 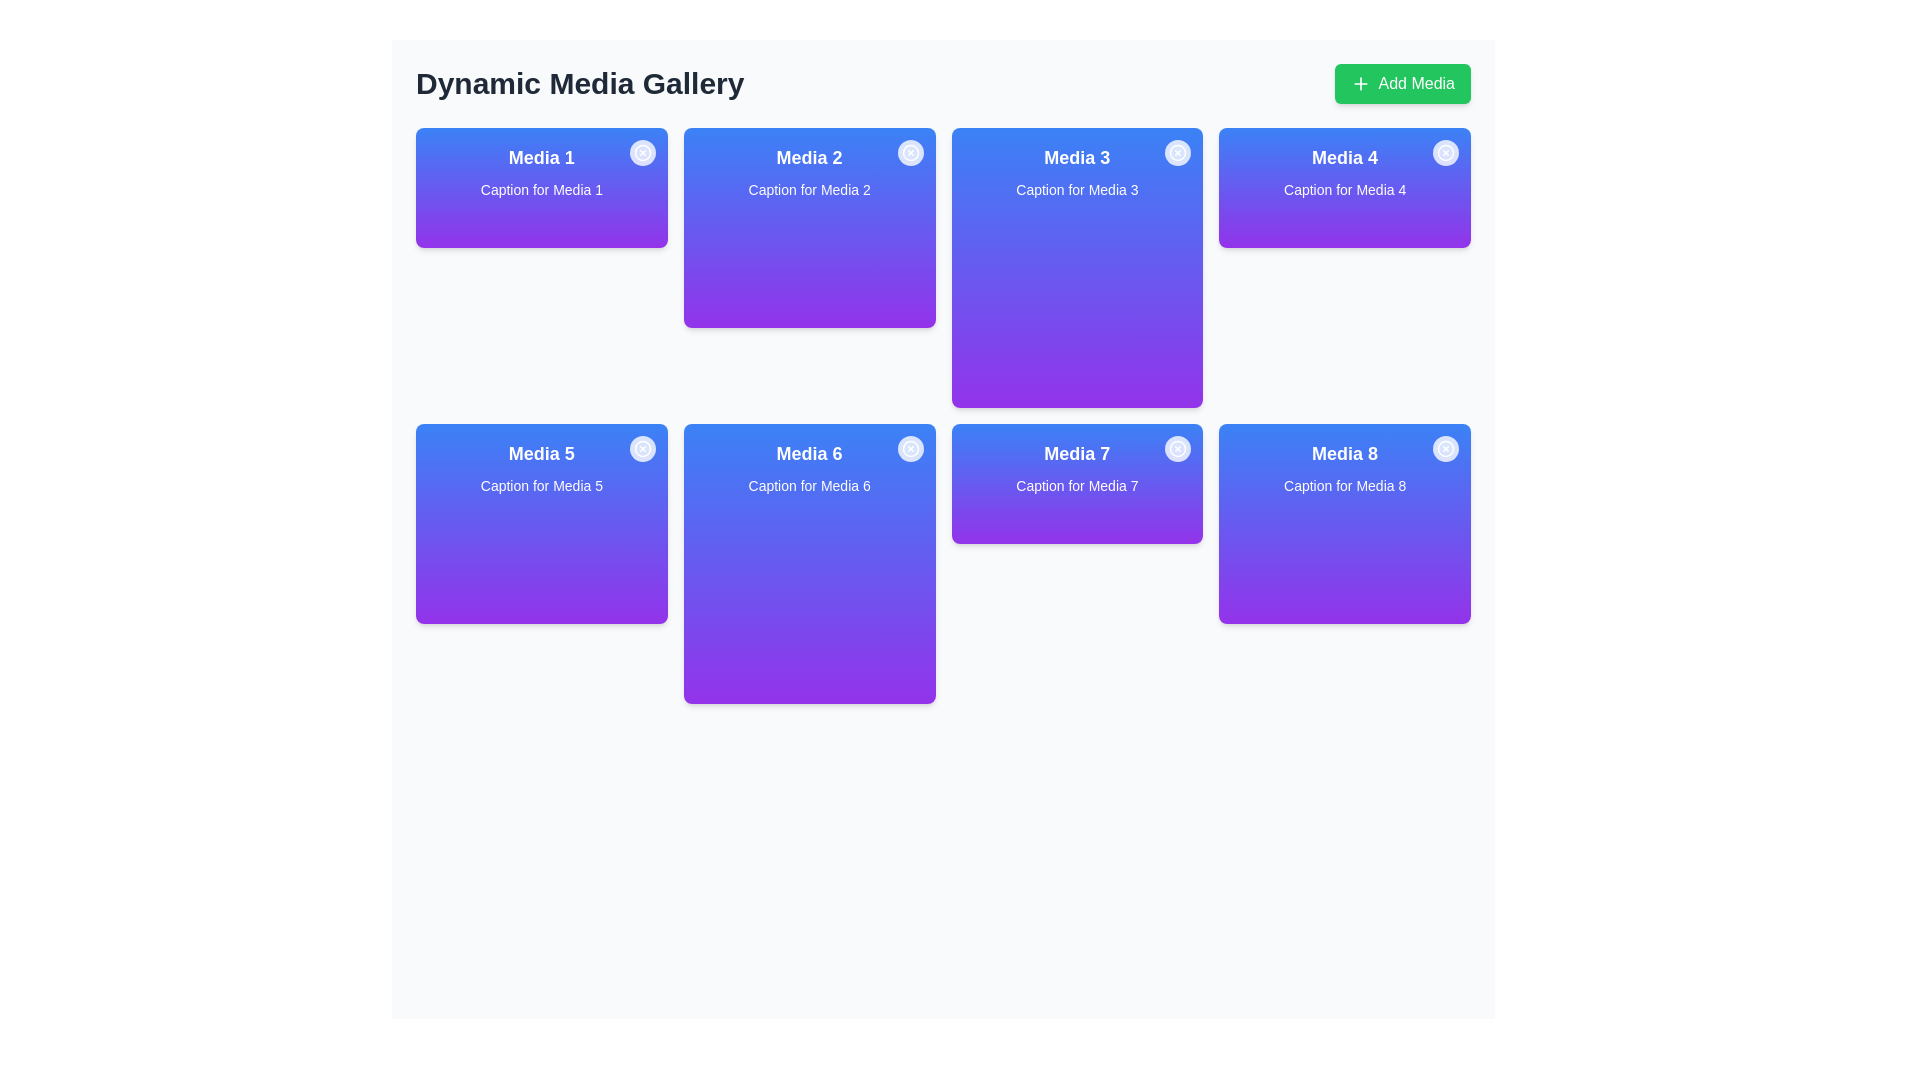 What do you see at coordinates (809, 226) in the screenshot?
I see `the Media display card located in the top center section of the interface` at bounding box center [809, 226].